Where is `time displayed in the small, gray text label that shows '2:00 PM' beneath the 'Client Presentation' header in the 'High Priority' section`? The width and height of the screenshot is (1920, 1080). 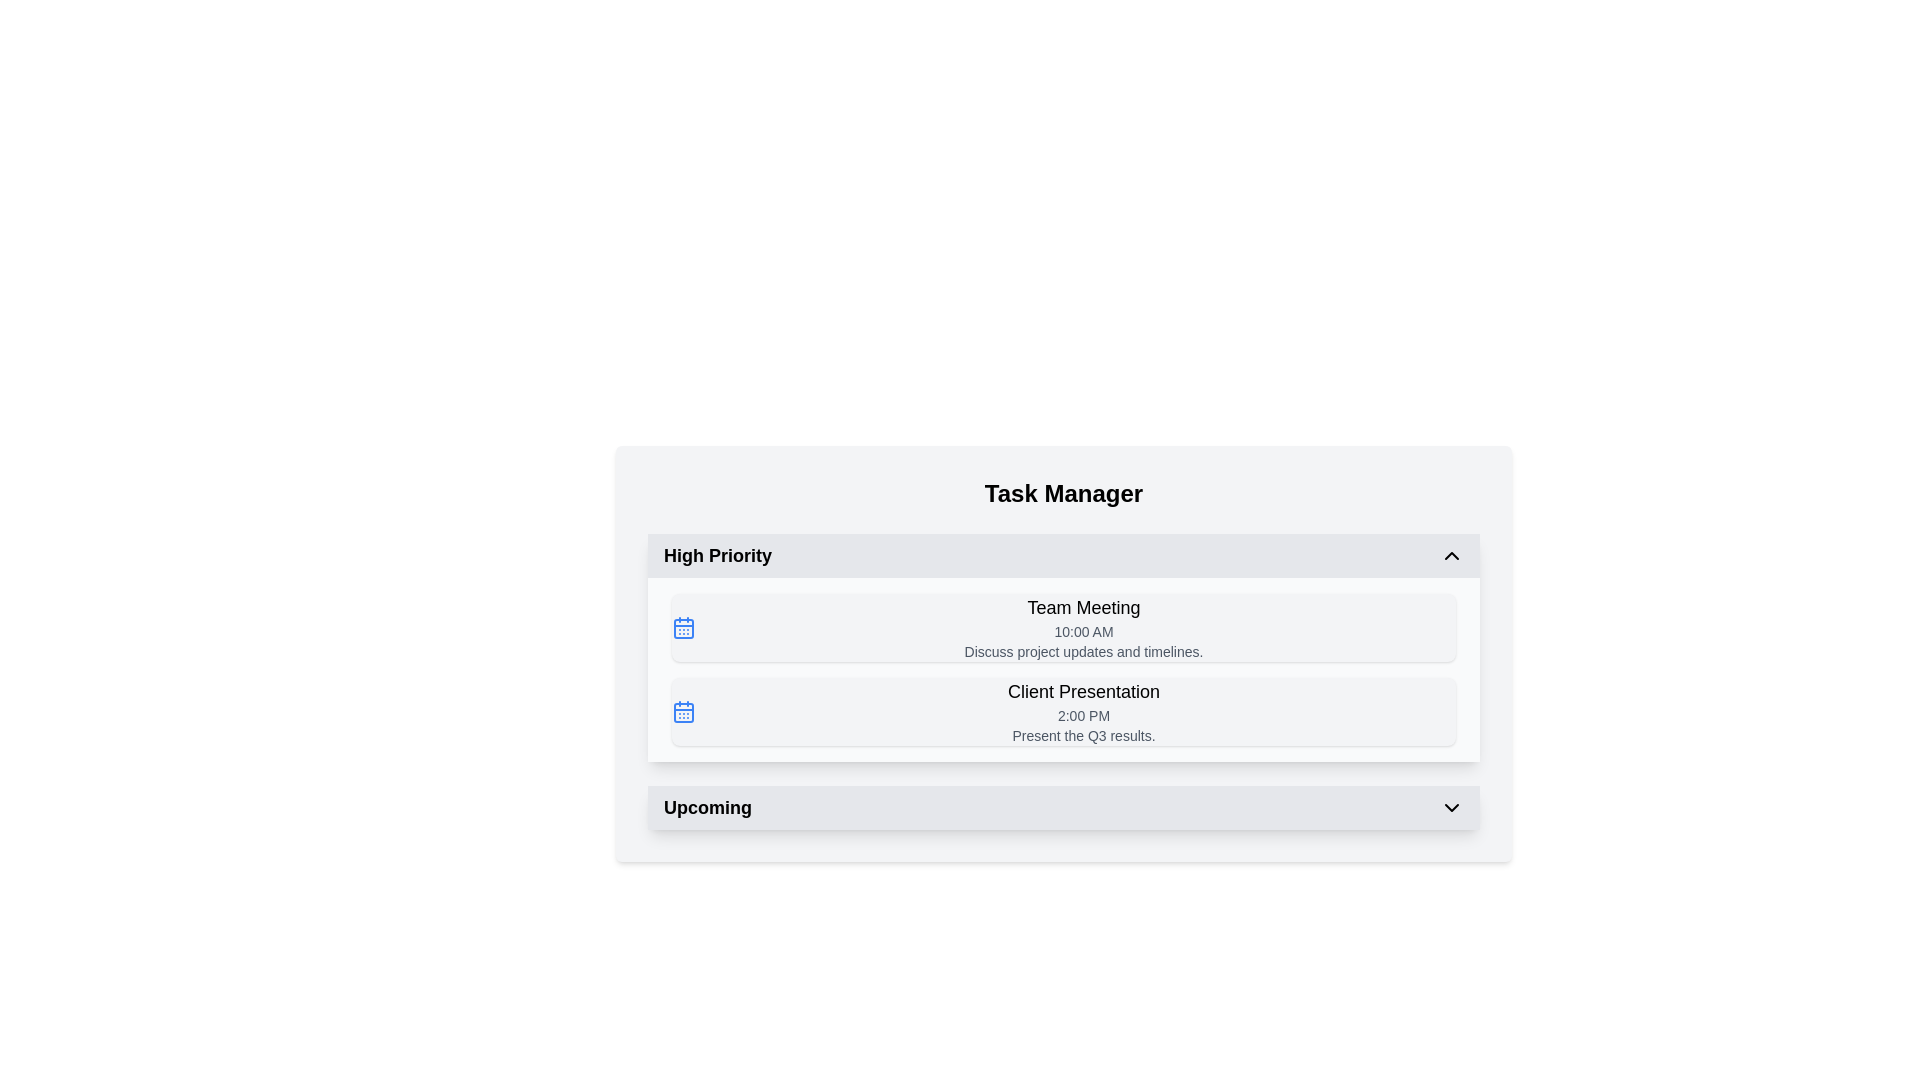 time displayed in the small, gray text label that shows '2:00 PM' beneath the 'Client Presentation' header in the 'High Priority' section is located at coordinates (1083, 715).